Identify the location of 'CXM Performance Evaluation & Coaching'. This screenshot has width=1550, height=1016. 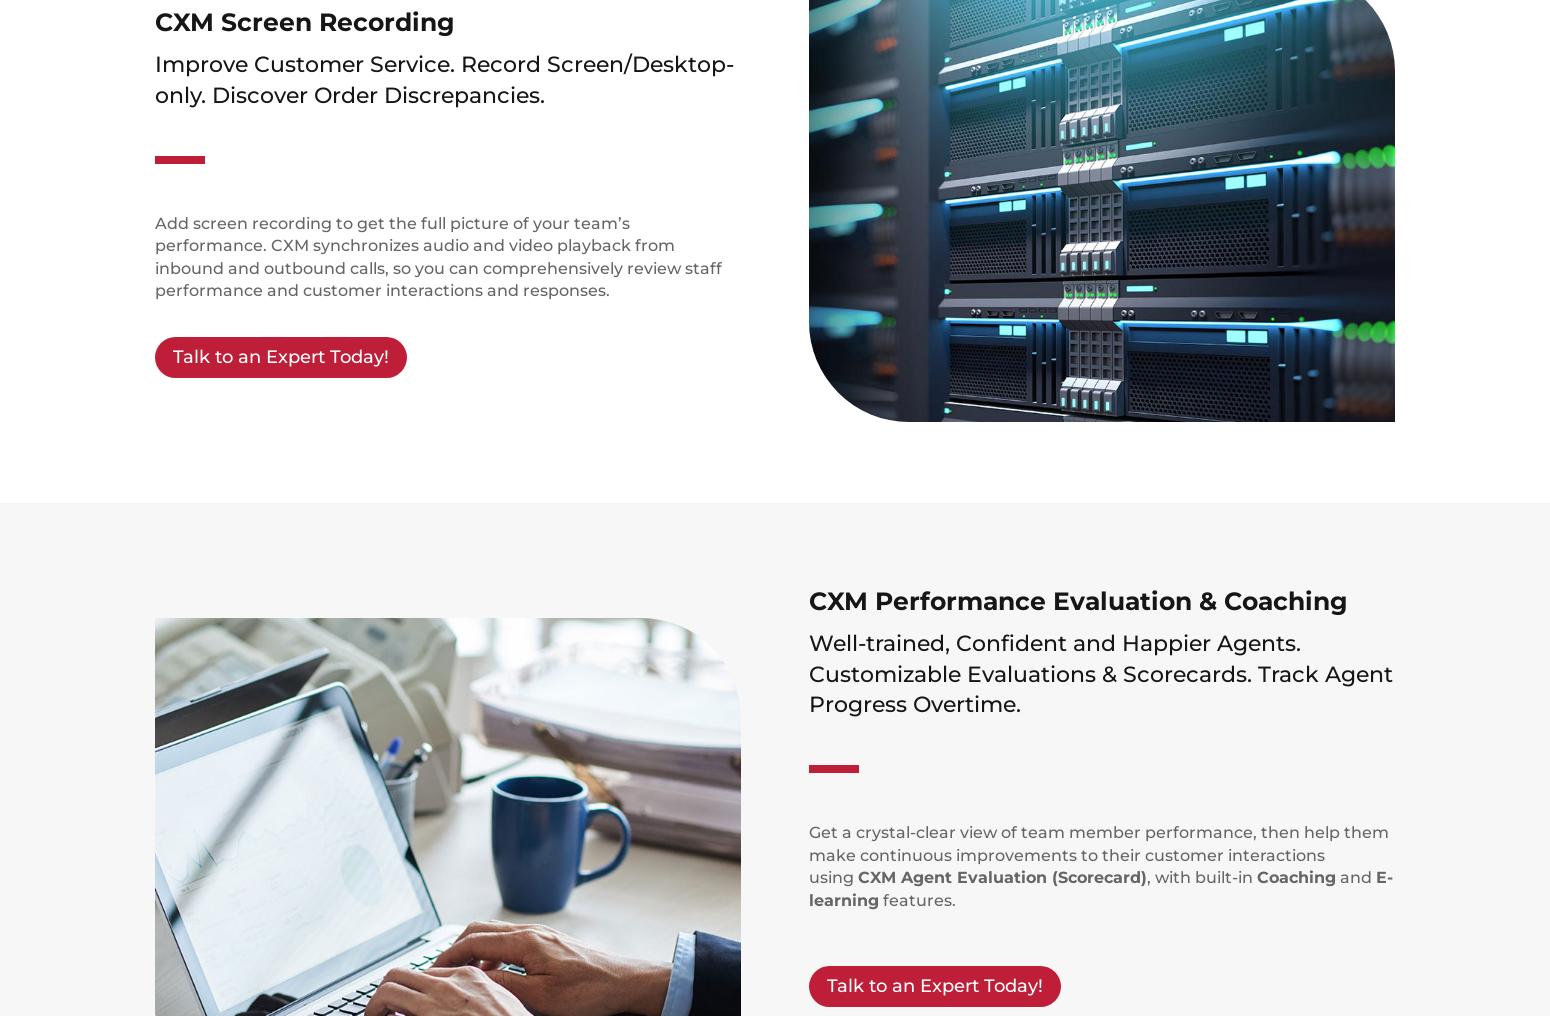
(807, 600).